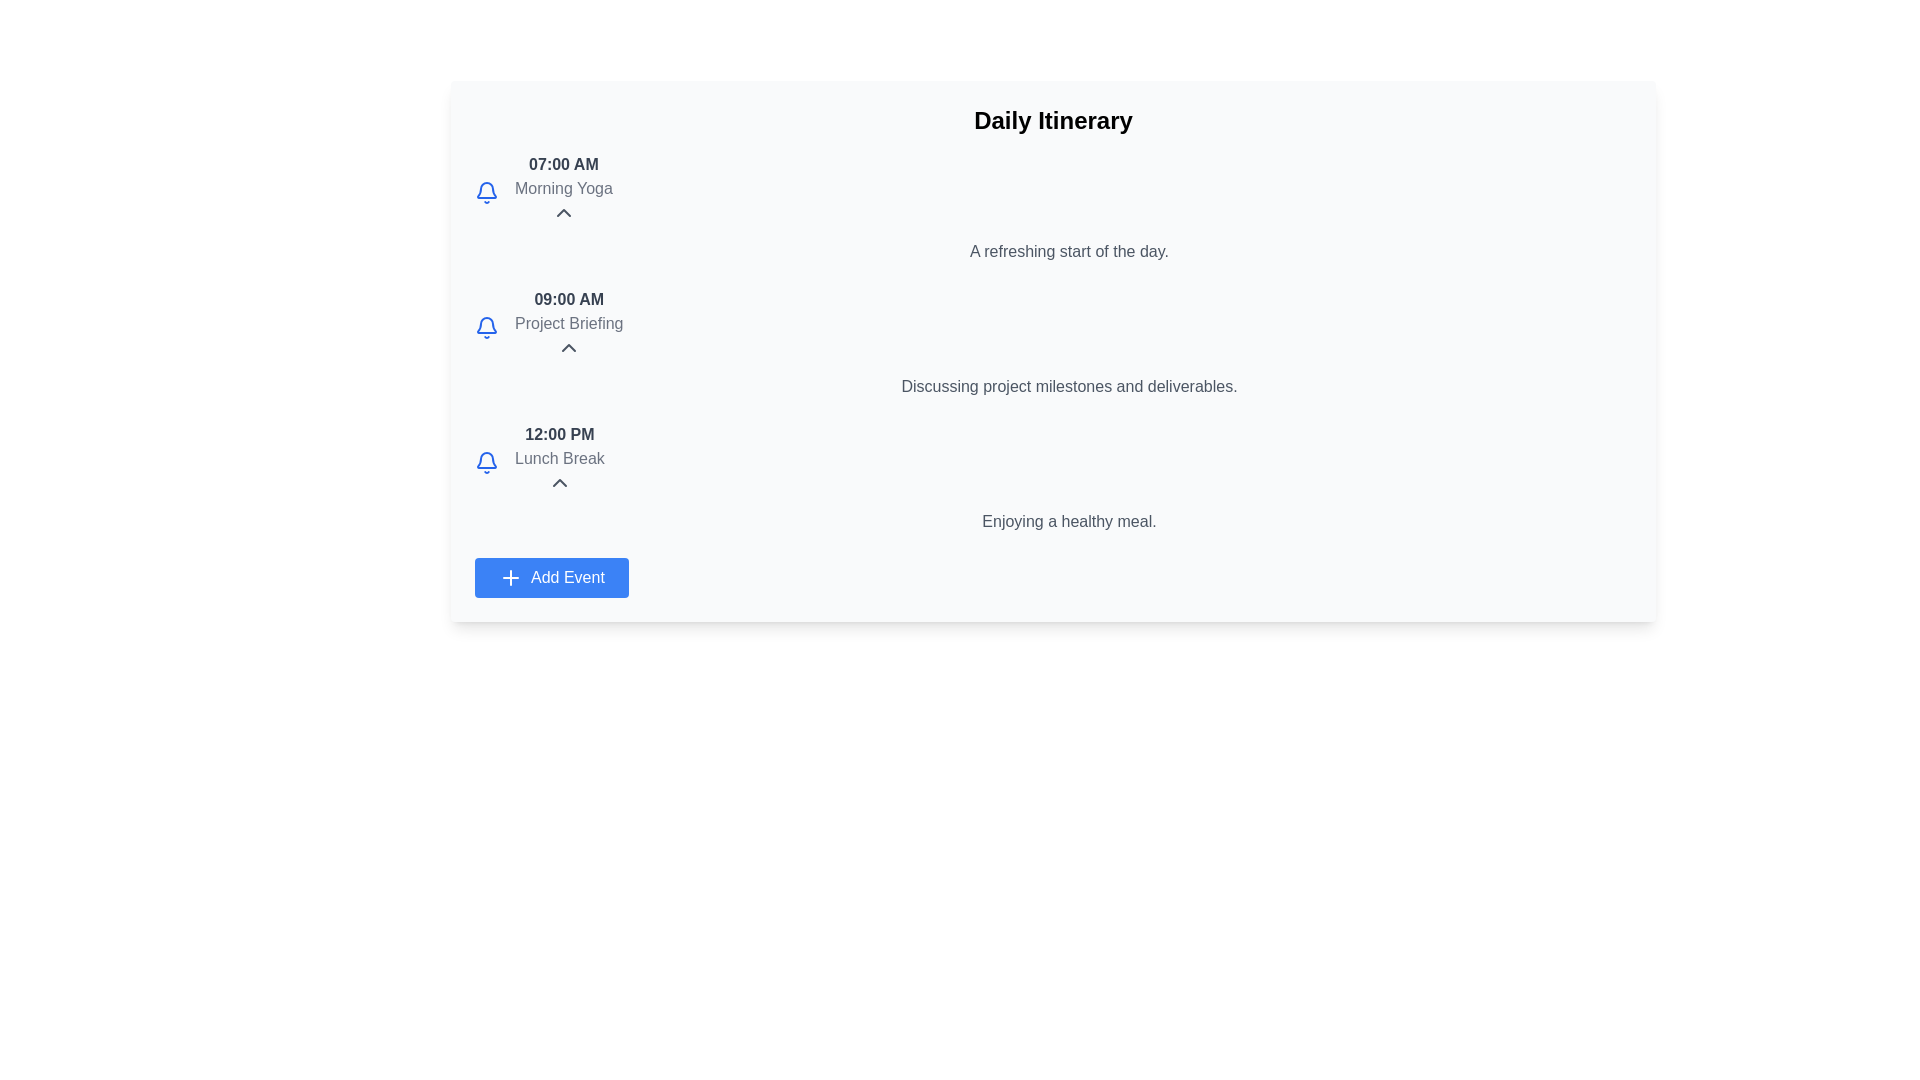 The height and width of the screenshot is (1080, 1920). I want to click on the static text label element displaying 'Morning Yoga' positioned below the time label '07:00 AM' in the schedule, so click(562, 189).